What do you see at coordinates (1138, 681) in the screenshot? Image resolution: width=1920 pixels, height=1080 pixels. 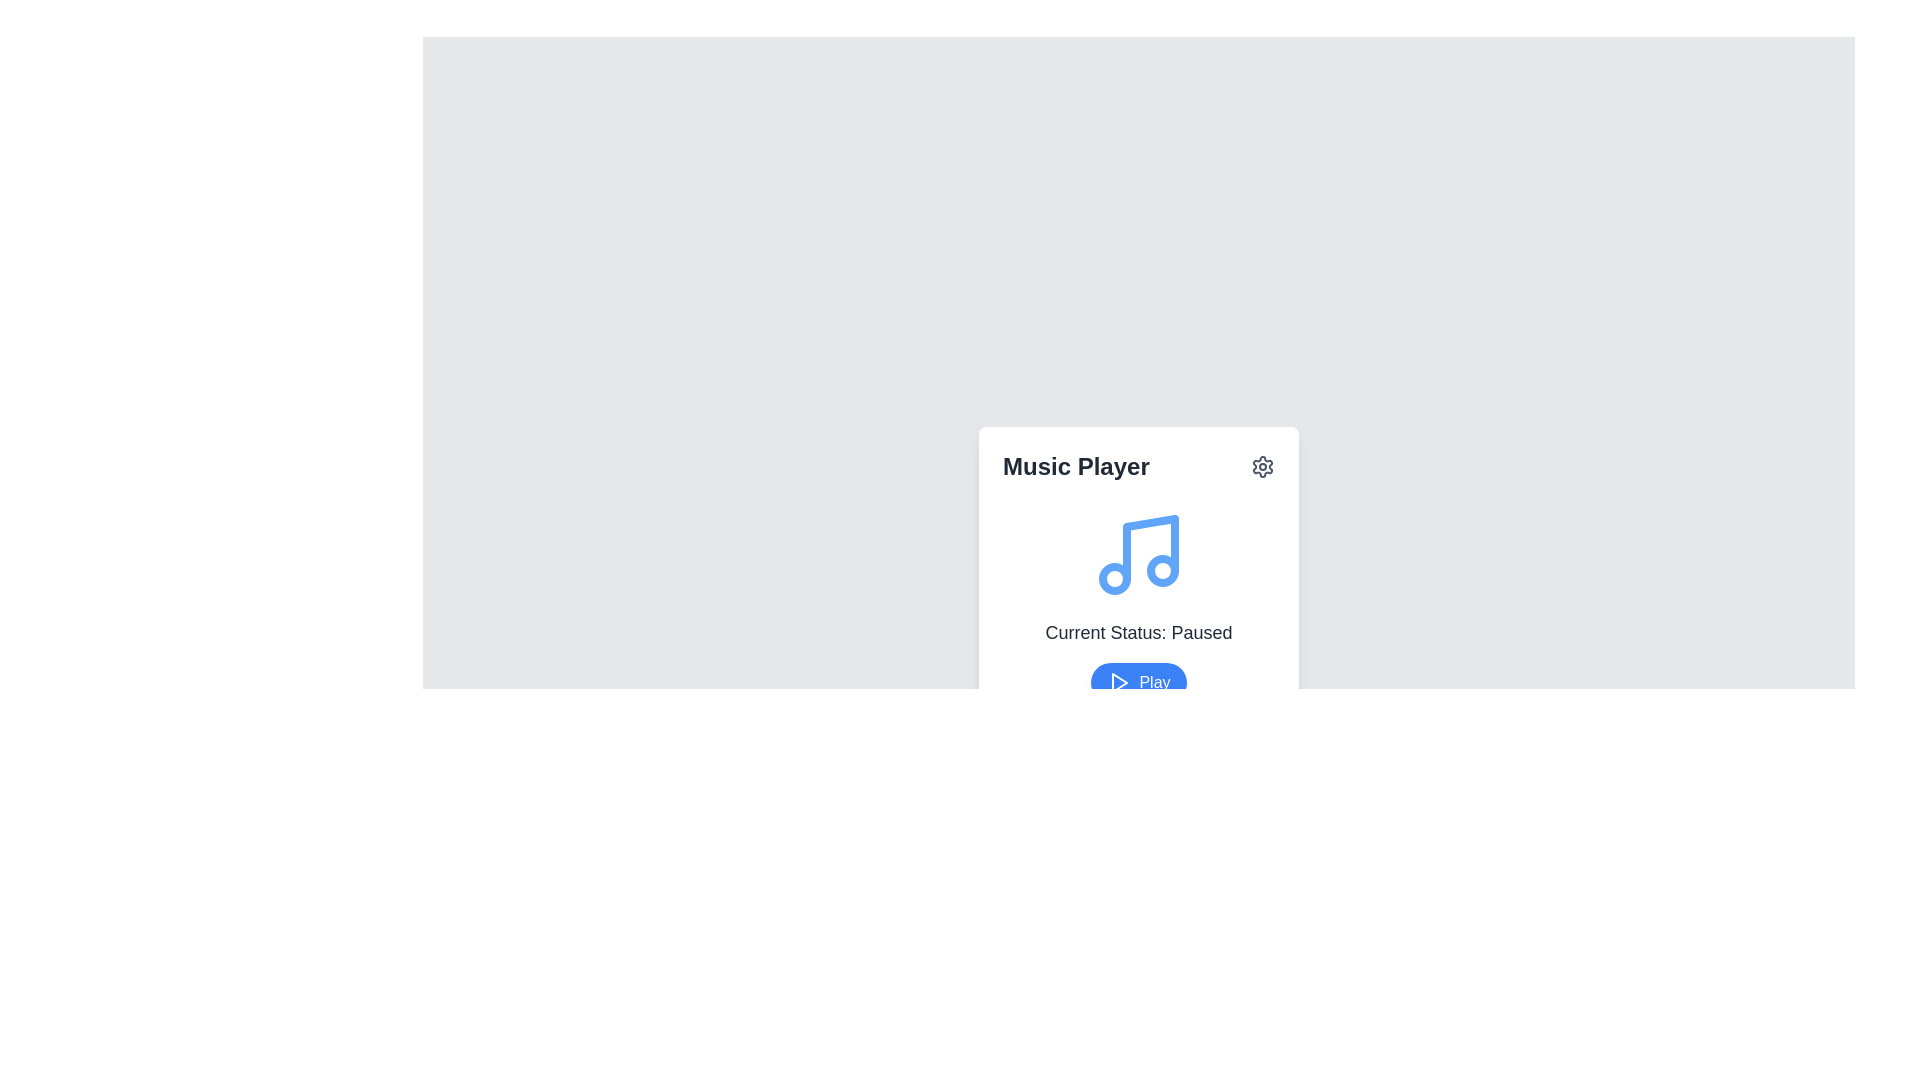 I see `the music playback button located at the bottom of the centered card component labeled 'Music Player'` at bounding box center [1138, 681].